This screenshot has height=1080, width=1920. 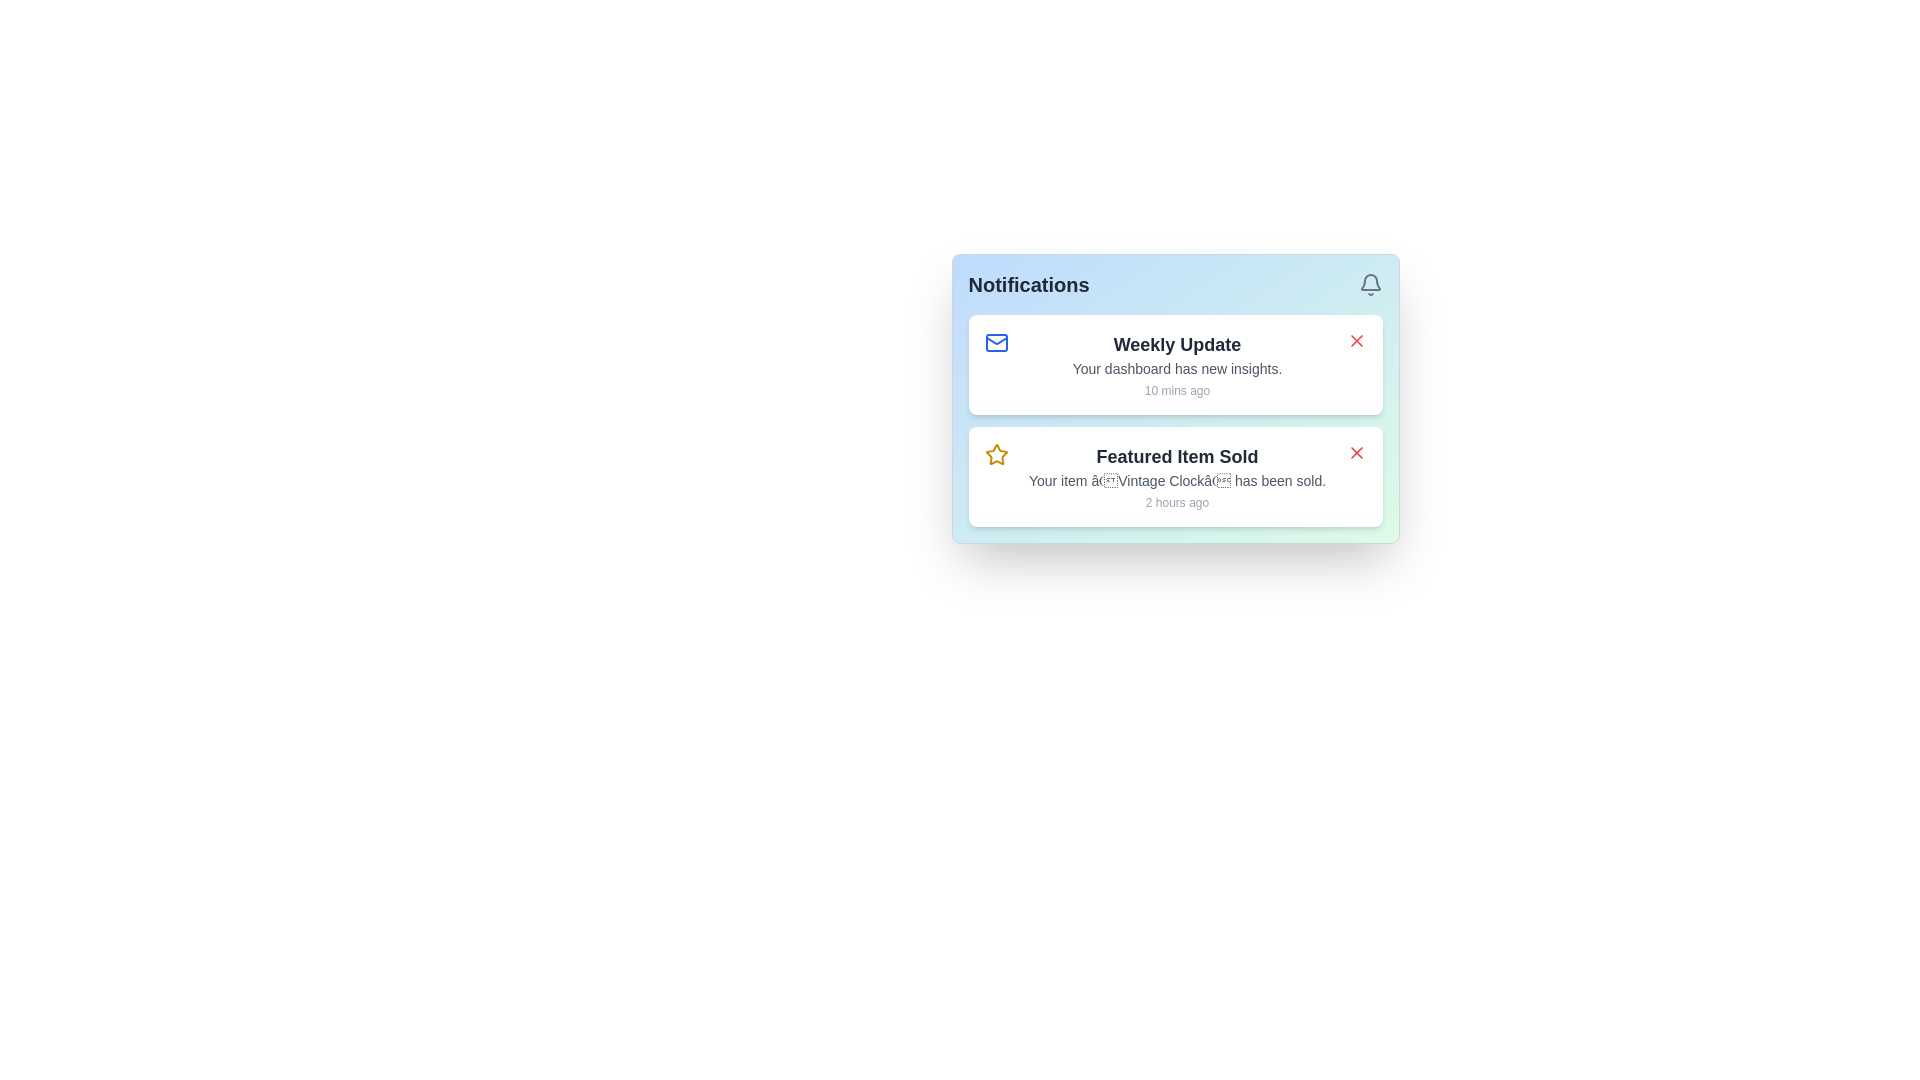 What do you see at coordinates (1356, 452) in the screenshot?
I see `the red 'X' button located in the top-right corner of the notification card titled 'Featured Item Sold'` at bounding box center [1356, 452].